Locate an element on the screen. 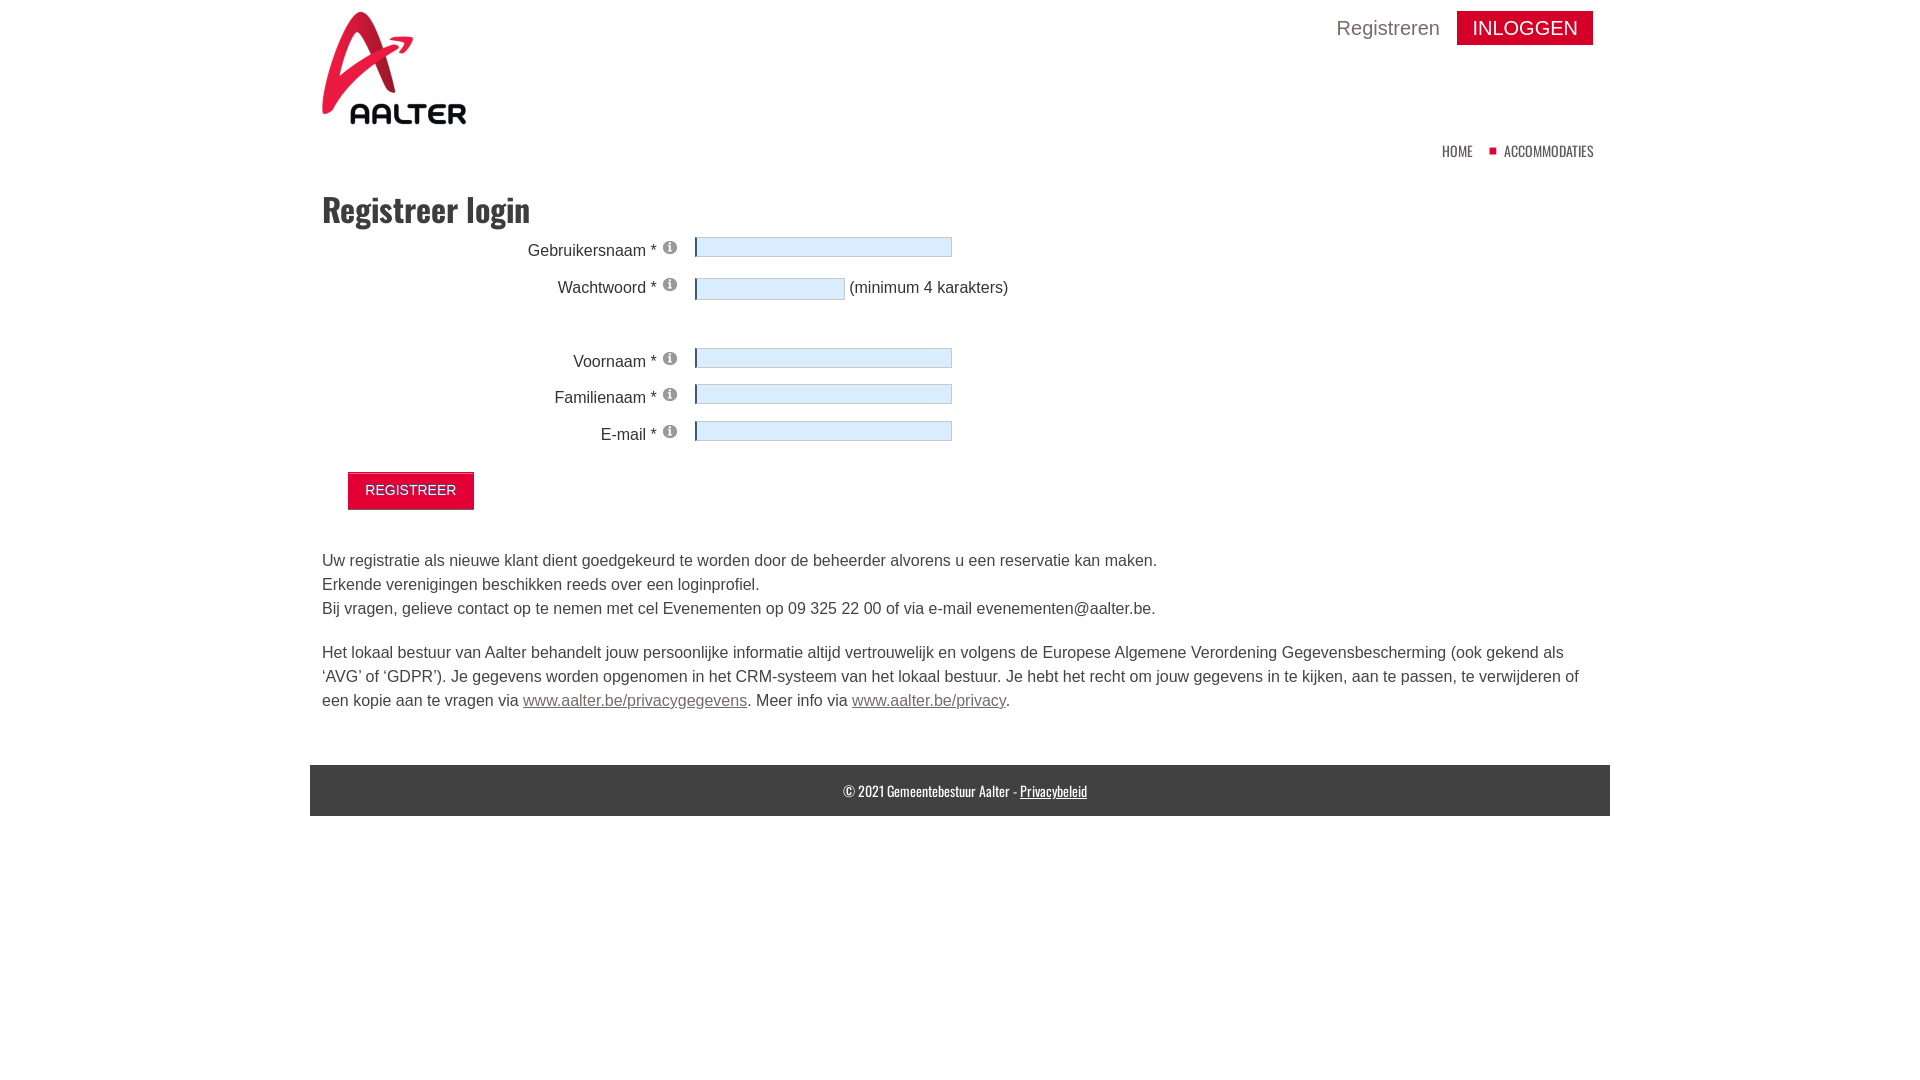 Image resolution: width=1920 pixels, height=1080 pixels. 'INLOGGEN' is located at coordinates (1524, 27).